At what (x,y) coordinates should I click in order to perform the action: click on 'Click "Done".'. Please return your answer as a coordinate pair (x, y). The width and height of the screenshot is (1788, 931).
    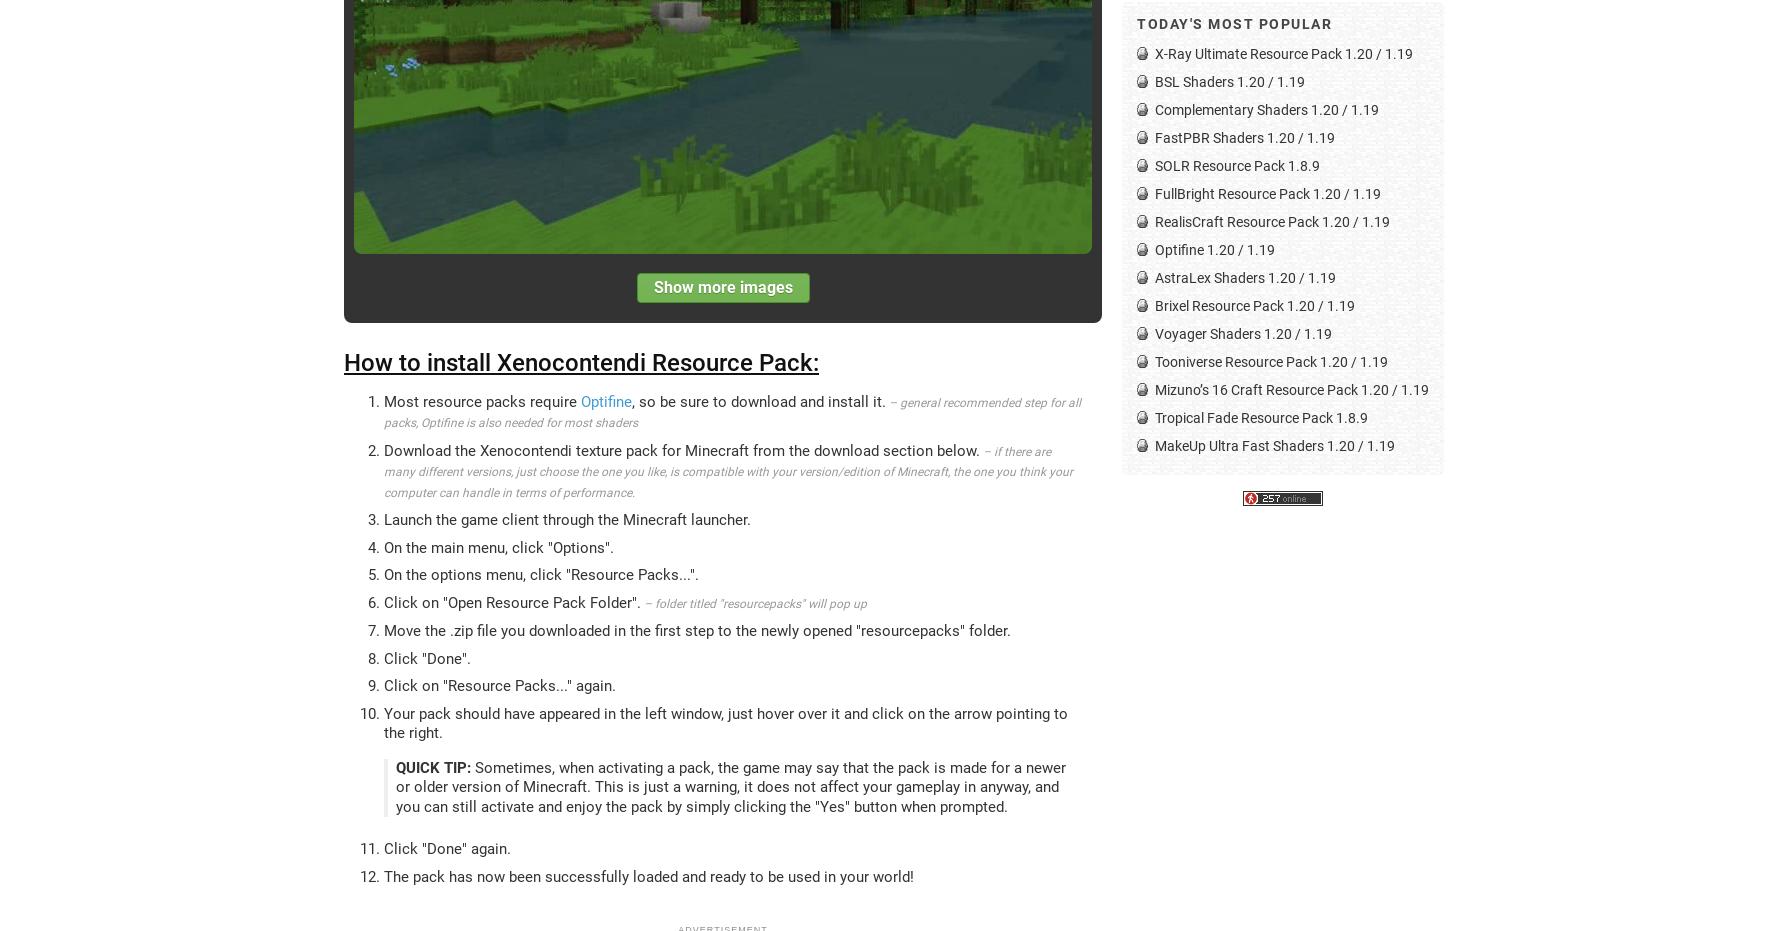
    Looking at the image, I should click on (383, 658).